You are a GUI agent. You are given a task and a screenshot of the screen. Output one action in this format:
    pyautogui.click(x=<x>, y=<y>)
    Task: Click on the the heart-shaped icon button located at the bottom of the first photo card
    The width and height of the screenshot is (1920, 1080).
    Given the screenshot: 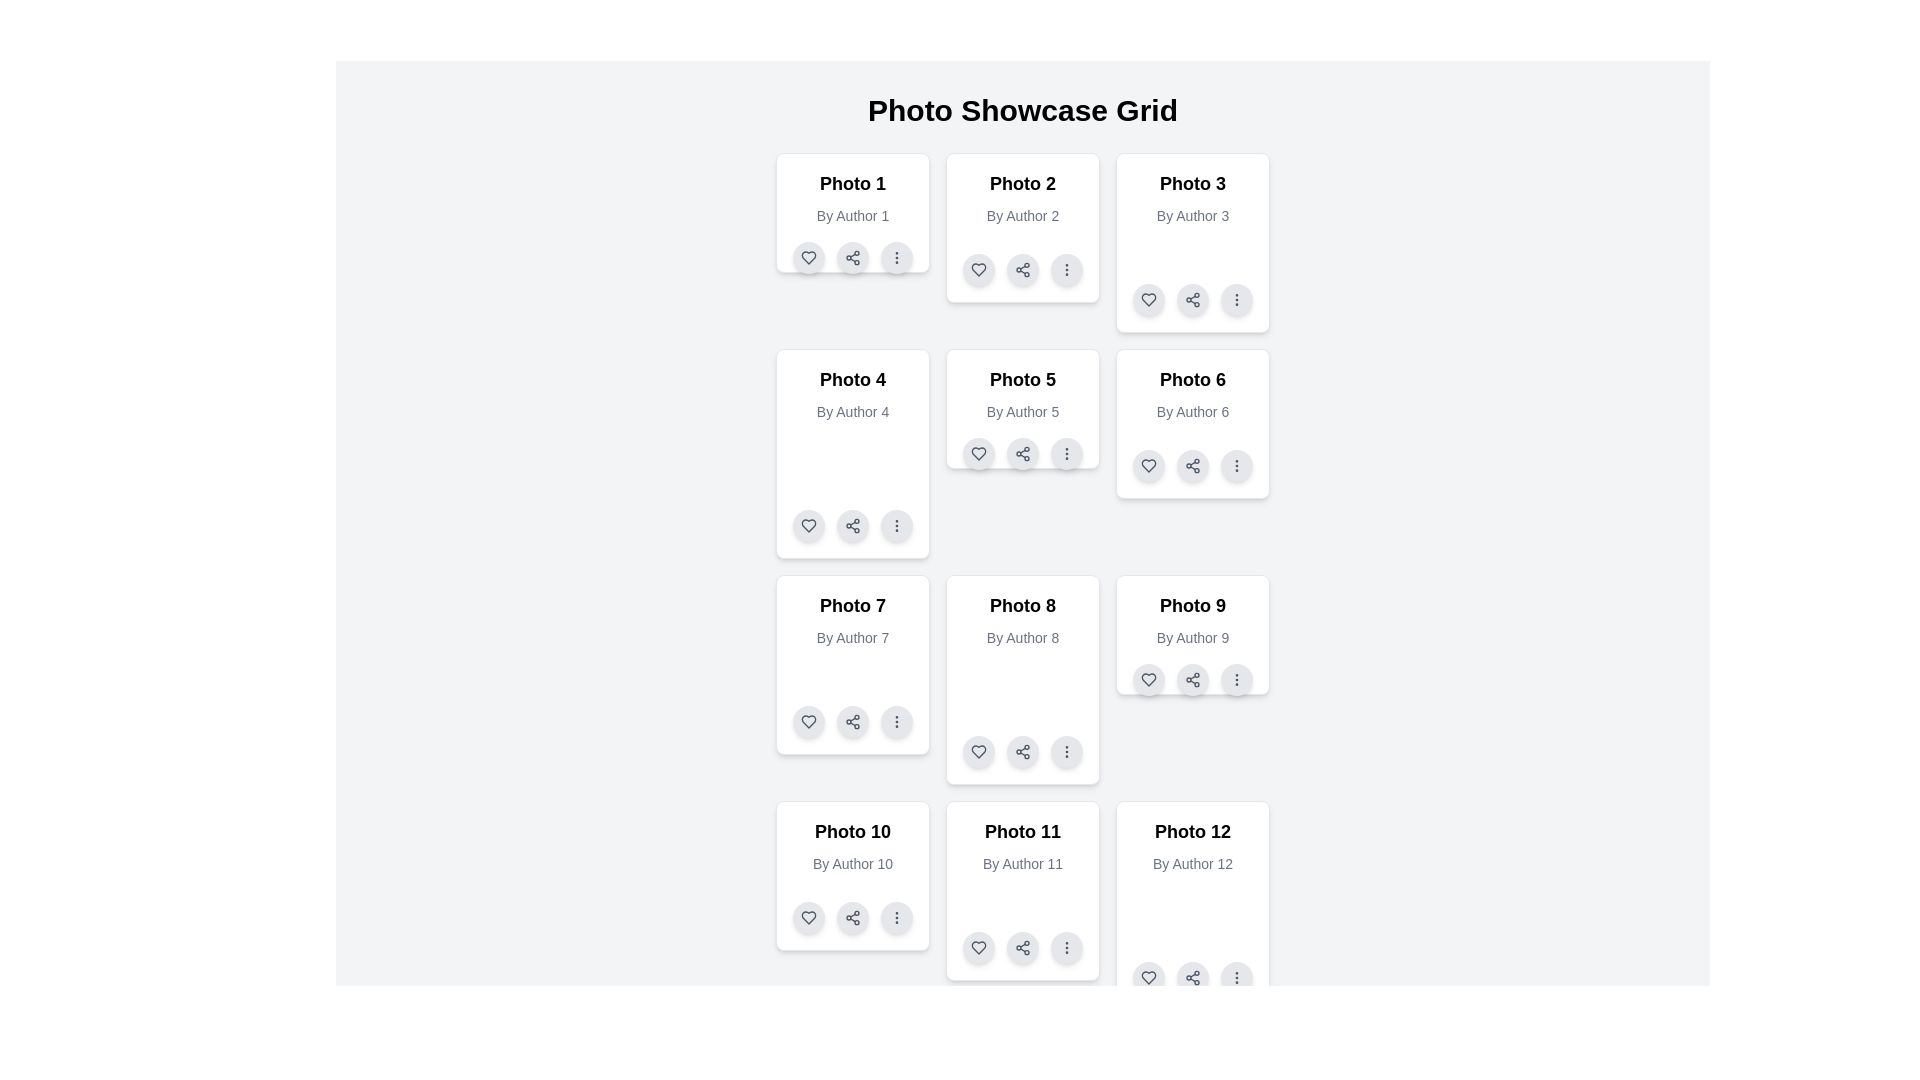 What is the action you would take?
    pyautogui.click(x=809, y=257)
    